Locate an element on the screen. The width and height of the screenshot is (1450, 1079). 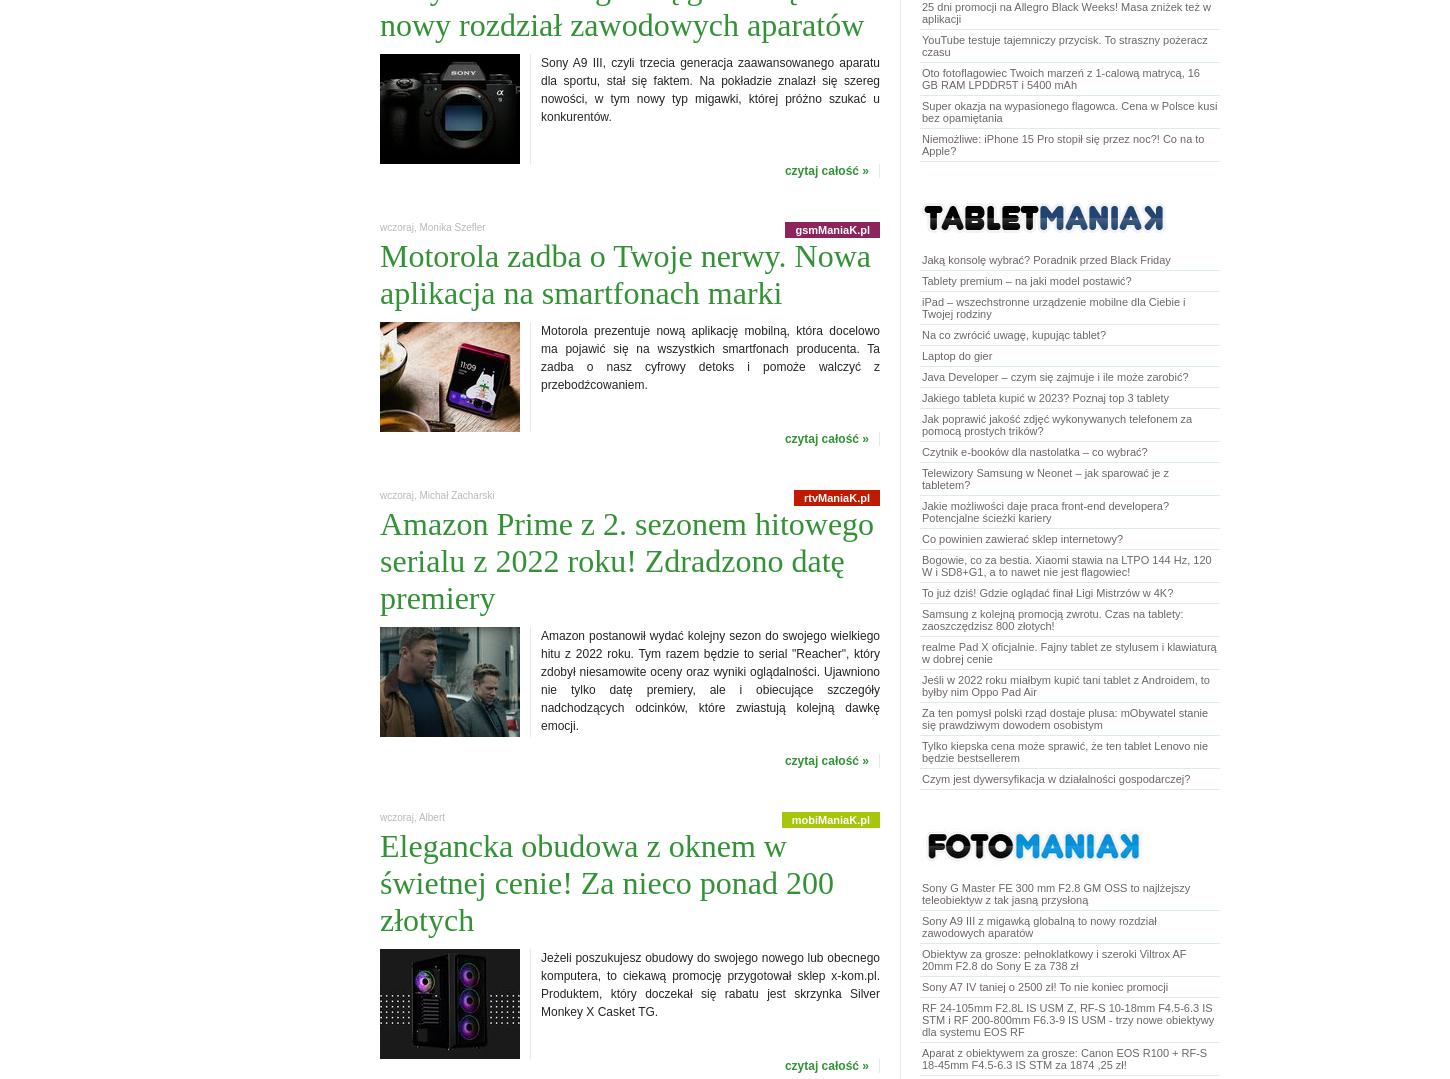
'Obiektyw za grosze: pełnoklatkowy i szeroki Viltrox AF 20mm F2.8 do Sony E za 738 zł' is located at coordinates (921, 958).